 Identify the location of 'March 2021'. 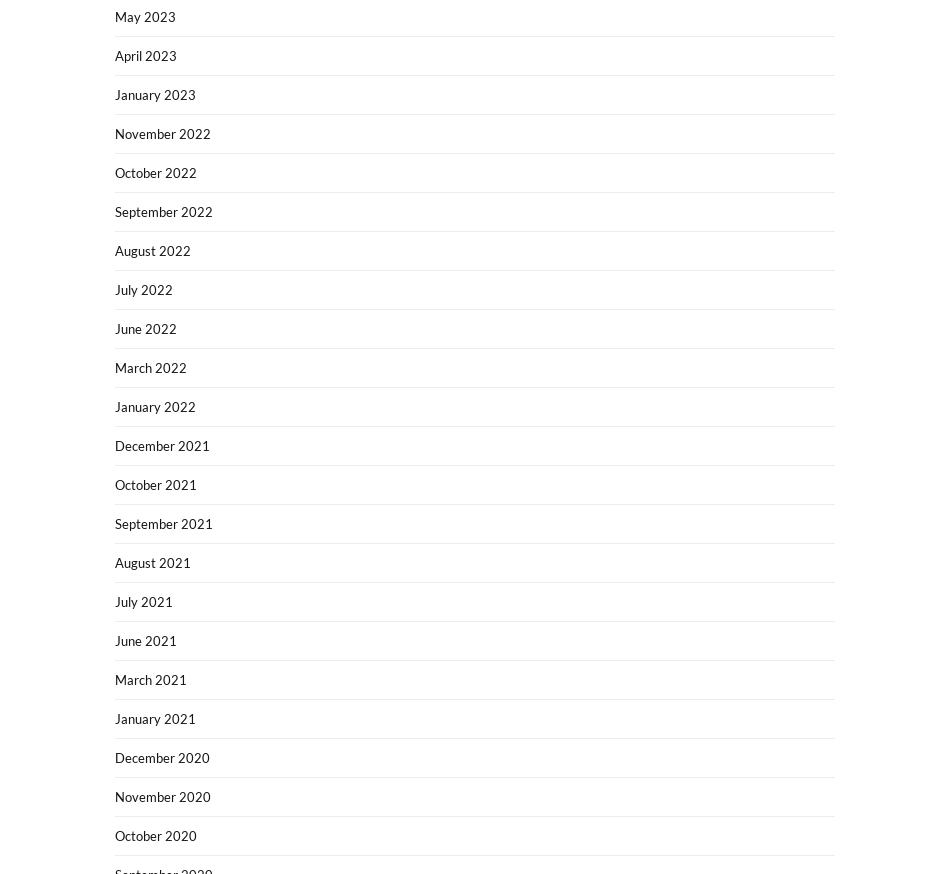
(150, 679).